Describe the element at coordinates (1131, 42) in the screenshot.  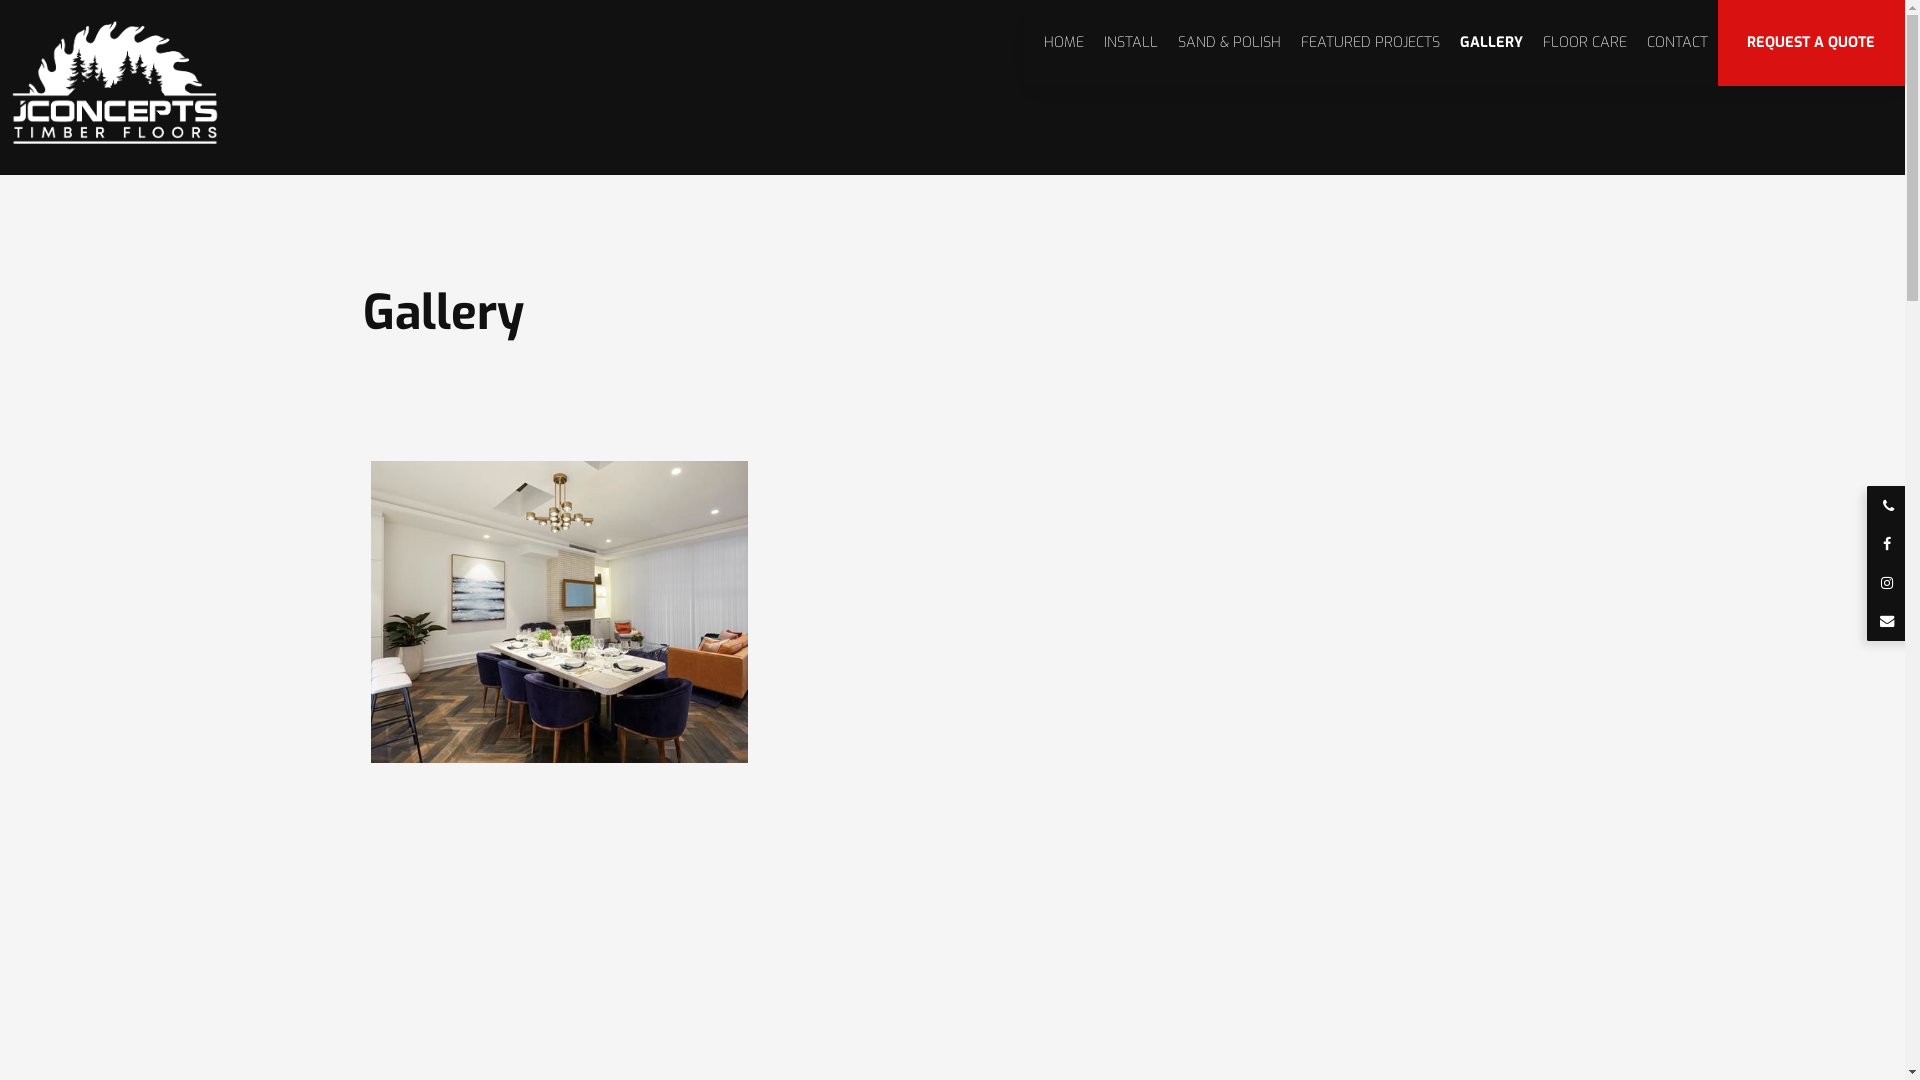
I see `'INSTALL'` at that location.